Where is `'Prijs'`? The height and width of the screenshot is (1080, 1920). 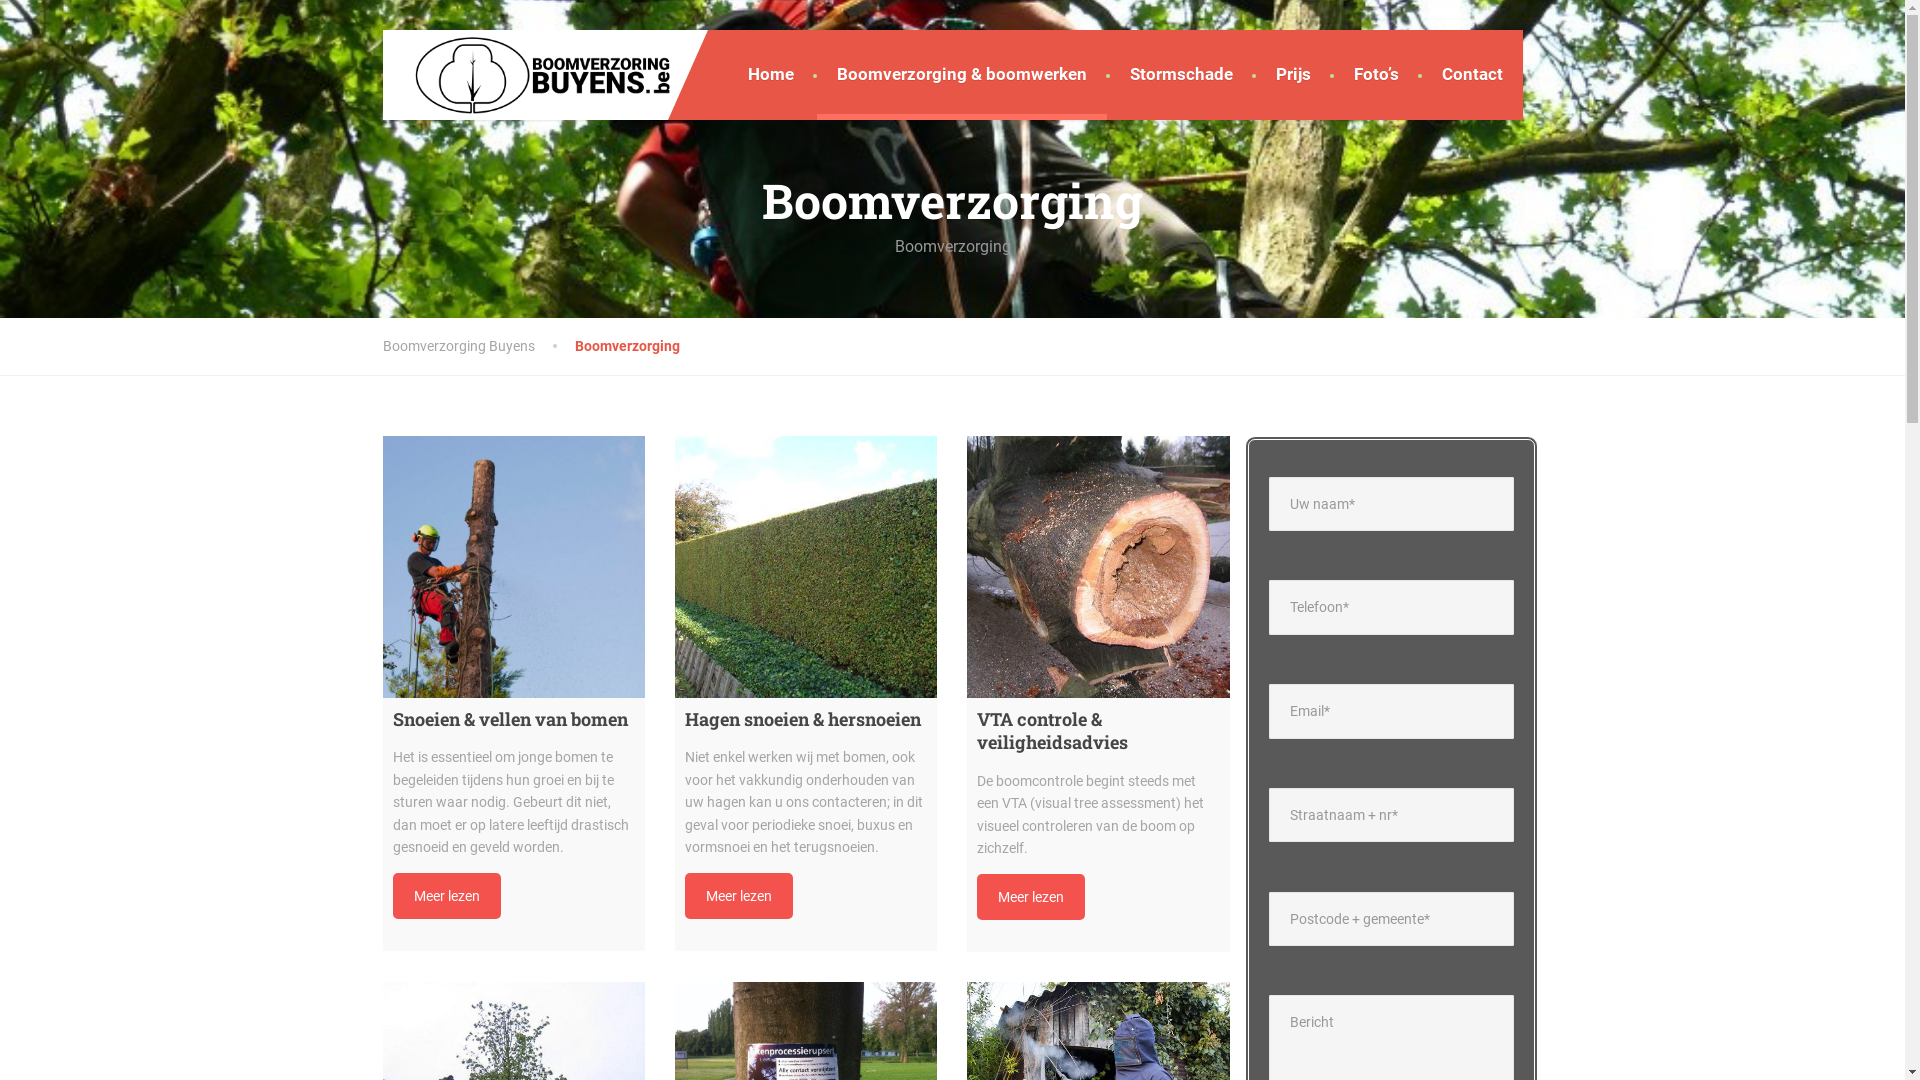 'Prijs' is located at coordinates (1293, 73).